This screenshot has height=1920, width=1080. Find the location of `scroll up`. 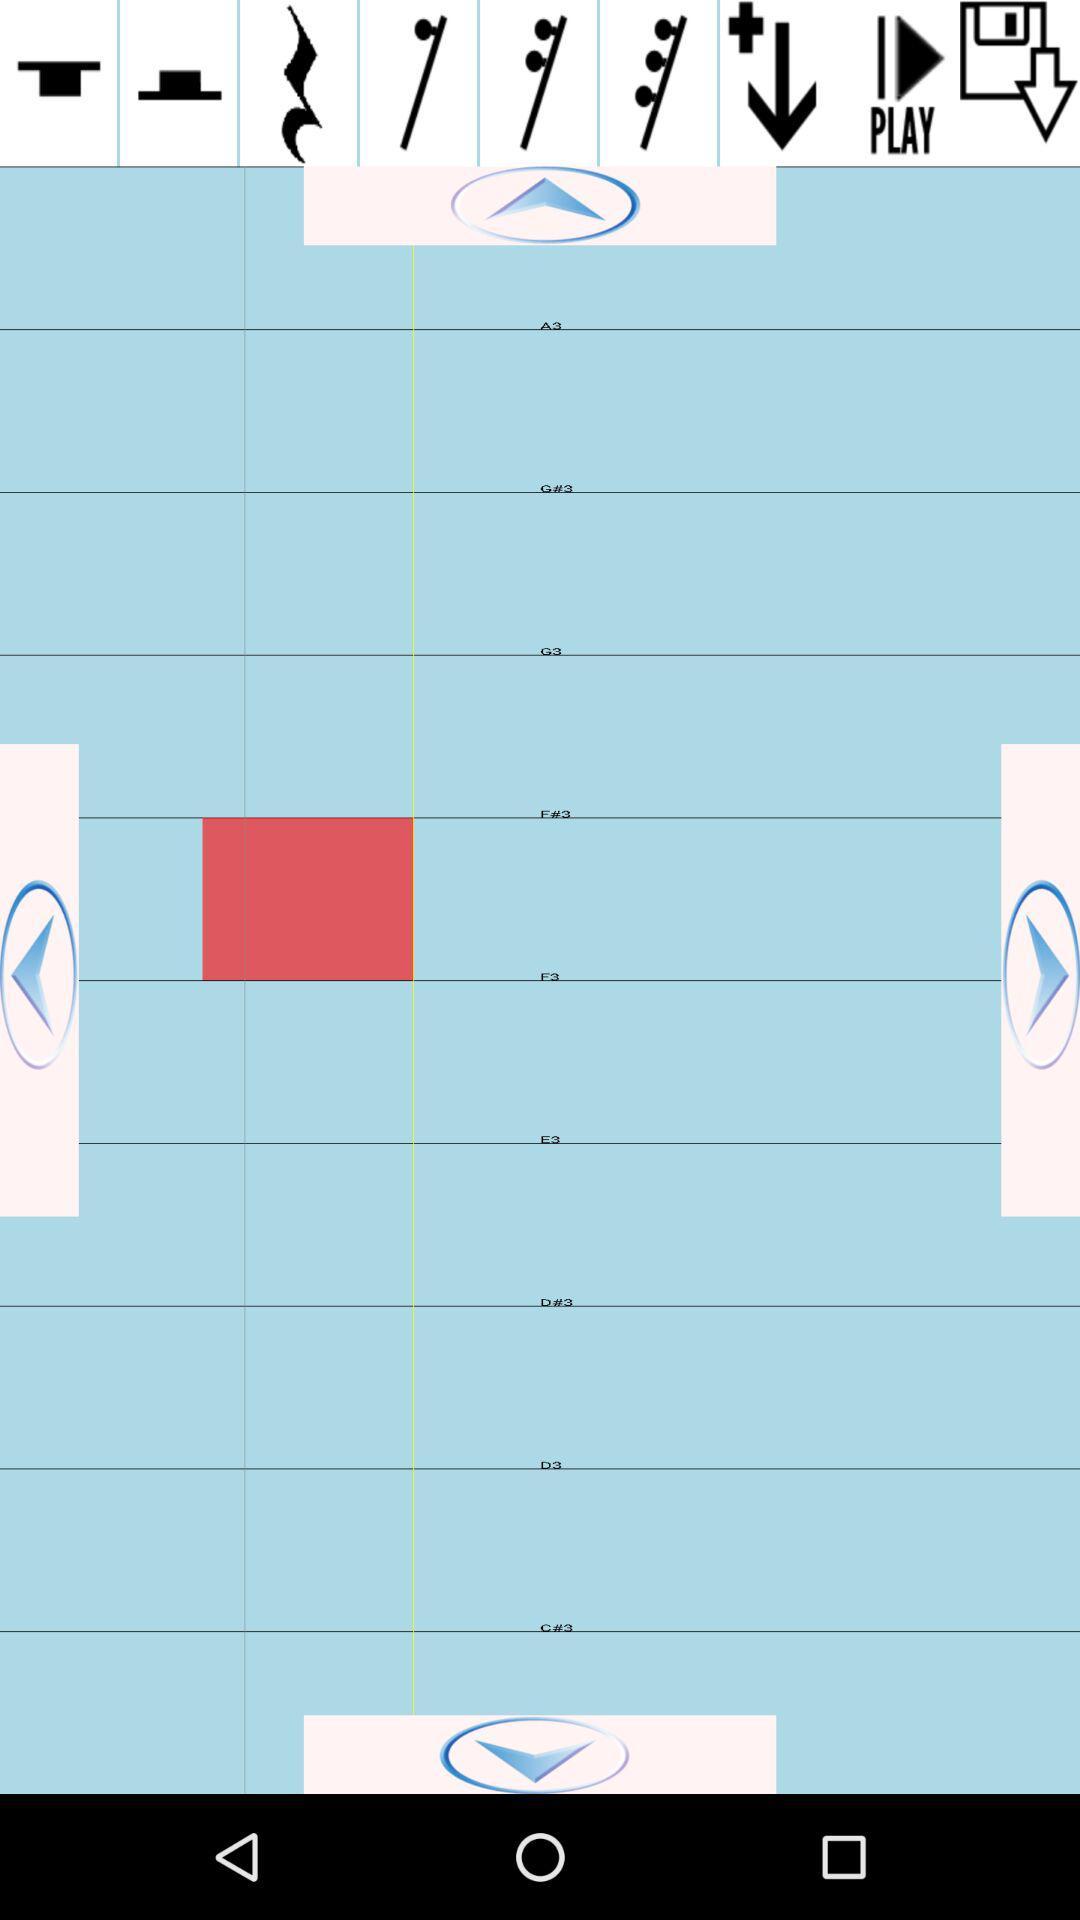

scroll up is located at coordinates (540, 205).